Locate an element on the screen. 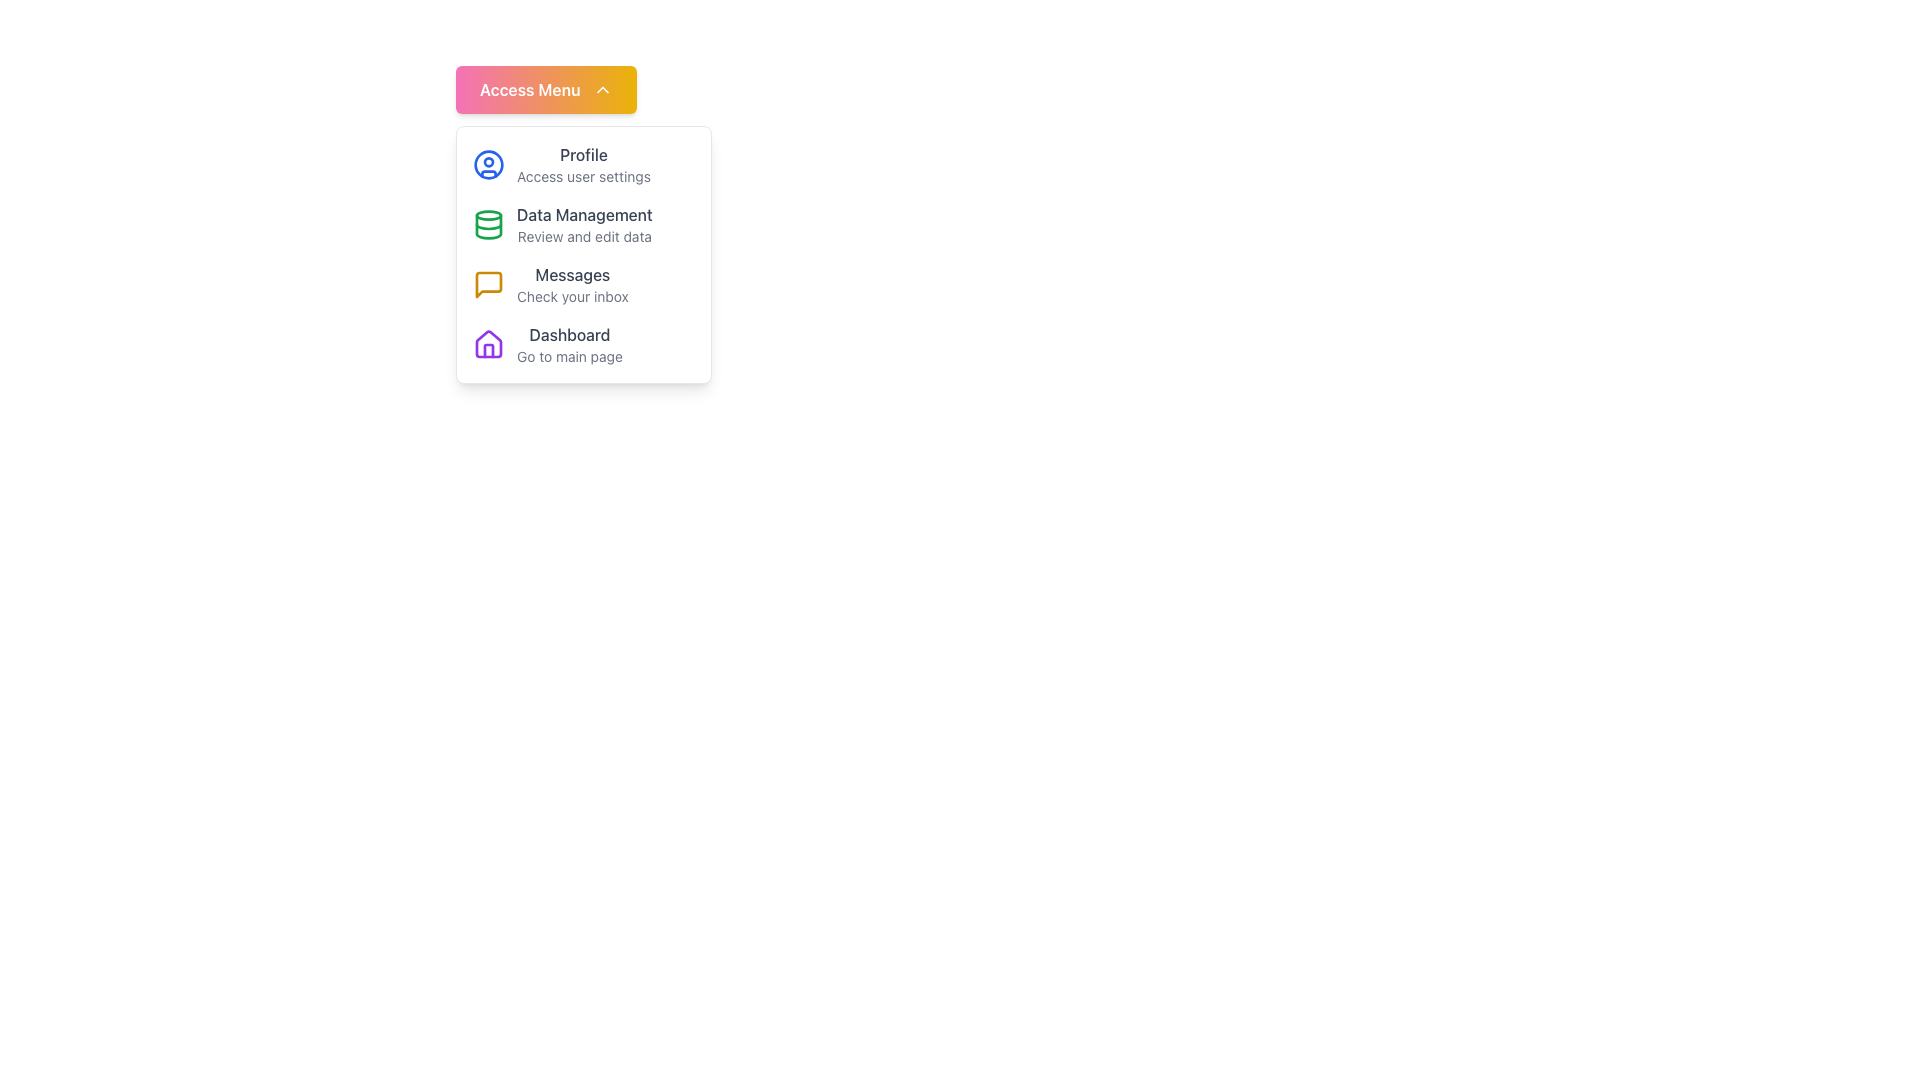 This screenshot has height=1080, width=1920. the navigational link labeled 'Dashboard' in the 'Access Menu' dropdown is located at coordinates (583, 343).